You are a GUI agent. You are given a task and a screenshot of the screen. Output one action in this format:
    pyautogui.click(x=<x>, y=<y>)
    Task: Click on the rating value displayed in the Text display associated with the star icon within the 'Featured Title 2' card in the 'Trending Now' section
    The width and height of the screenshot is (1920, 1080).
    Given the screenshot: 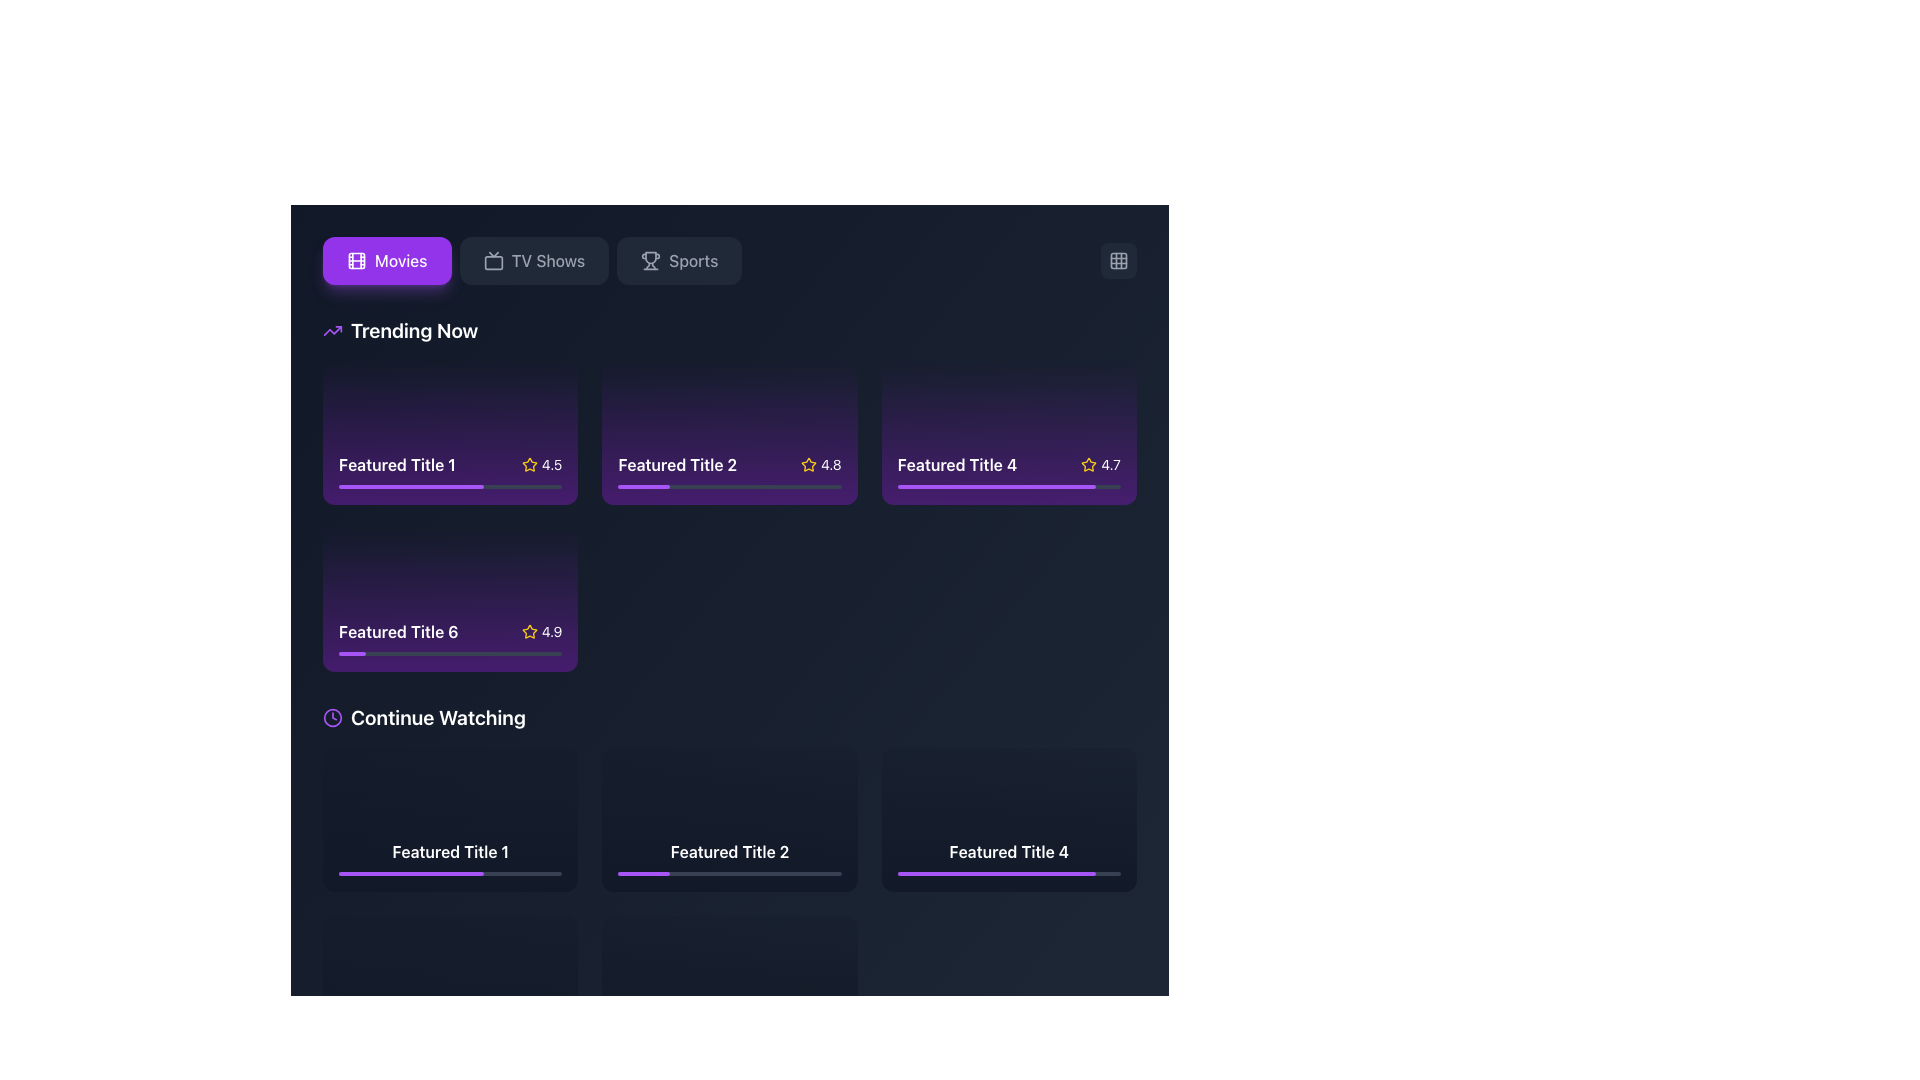 What is the action you would take?
    pyautogui.click(x=831, y=464)
    